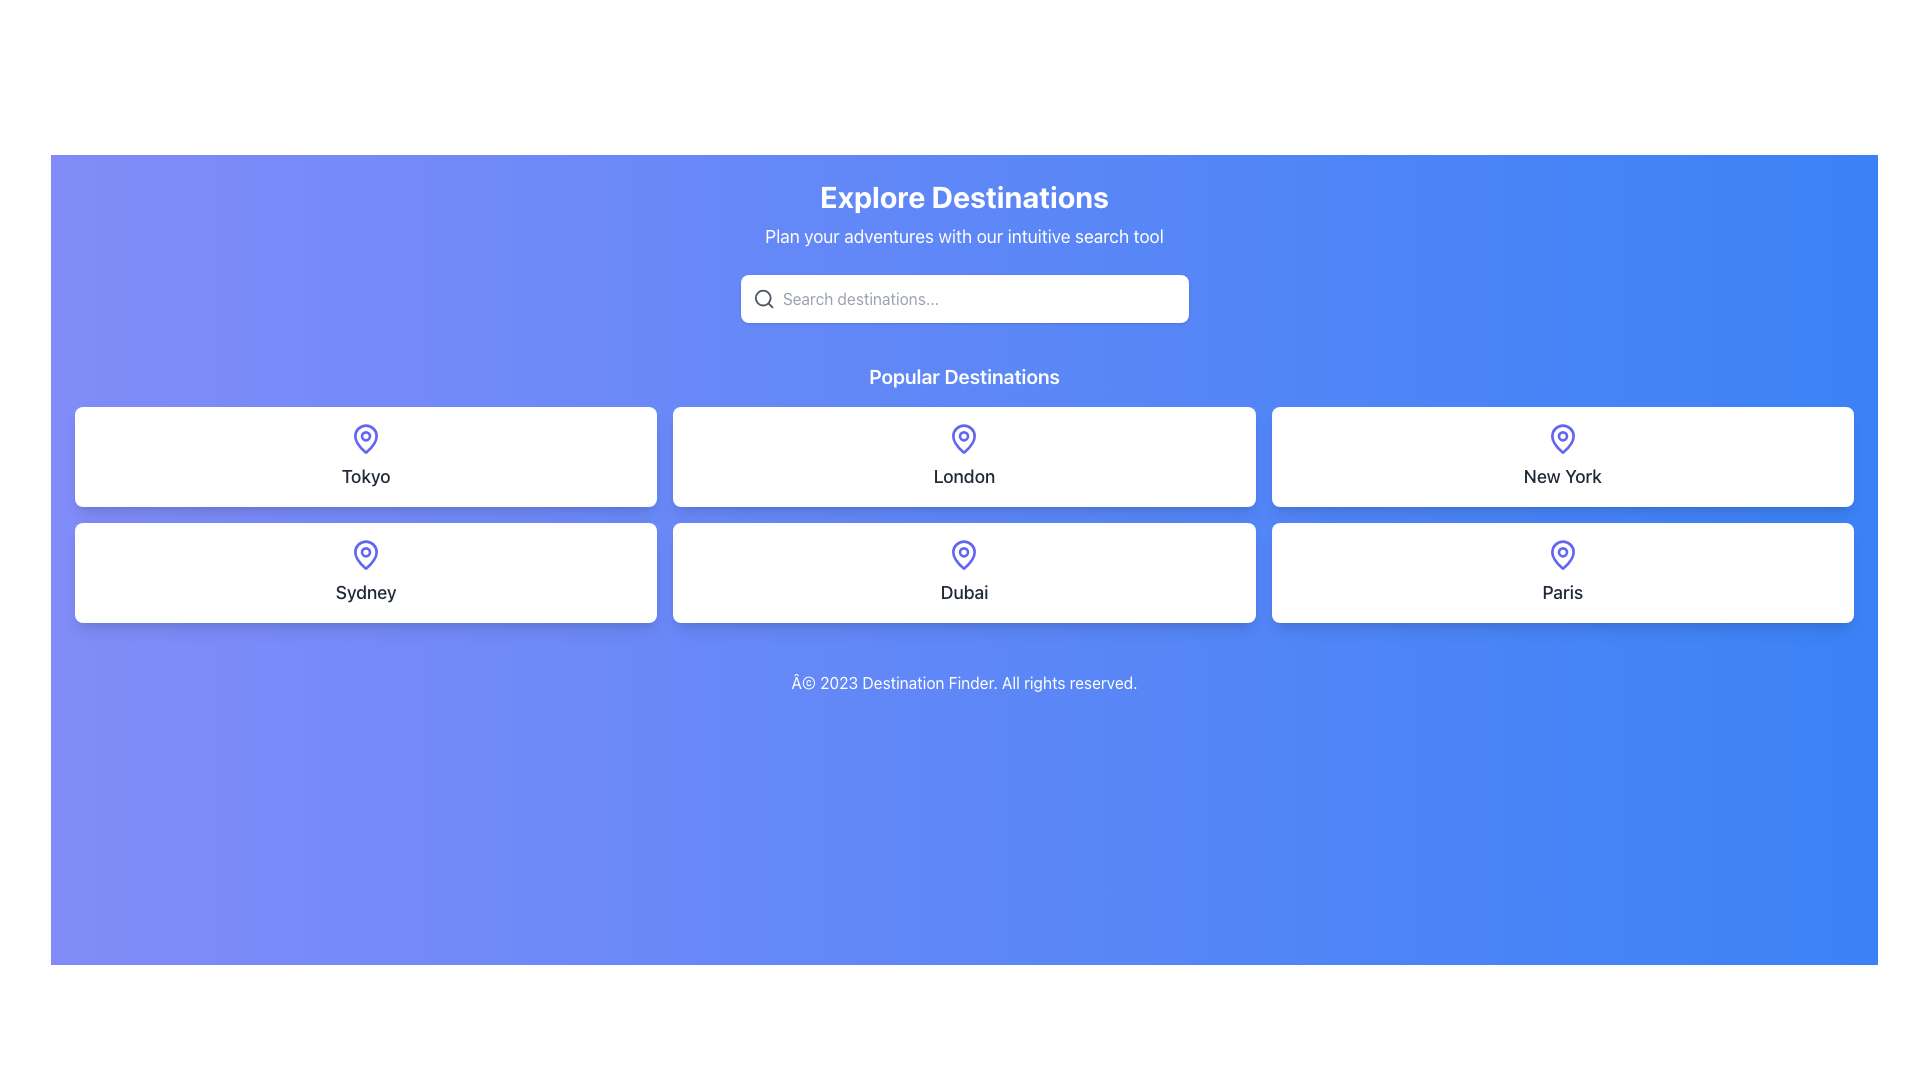 This screenshot has width=1920, height=1080. What do you see at coordinates (1561, 573) in the screenshot?
I see `the button or clickable card representing the destination 'Paris' located in the bottom-right corner of the grid layout under the 'Popular Destinations' section` at bounding box center [1561, 573].